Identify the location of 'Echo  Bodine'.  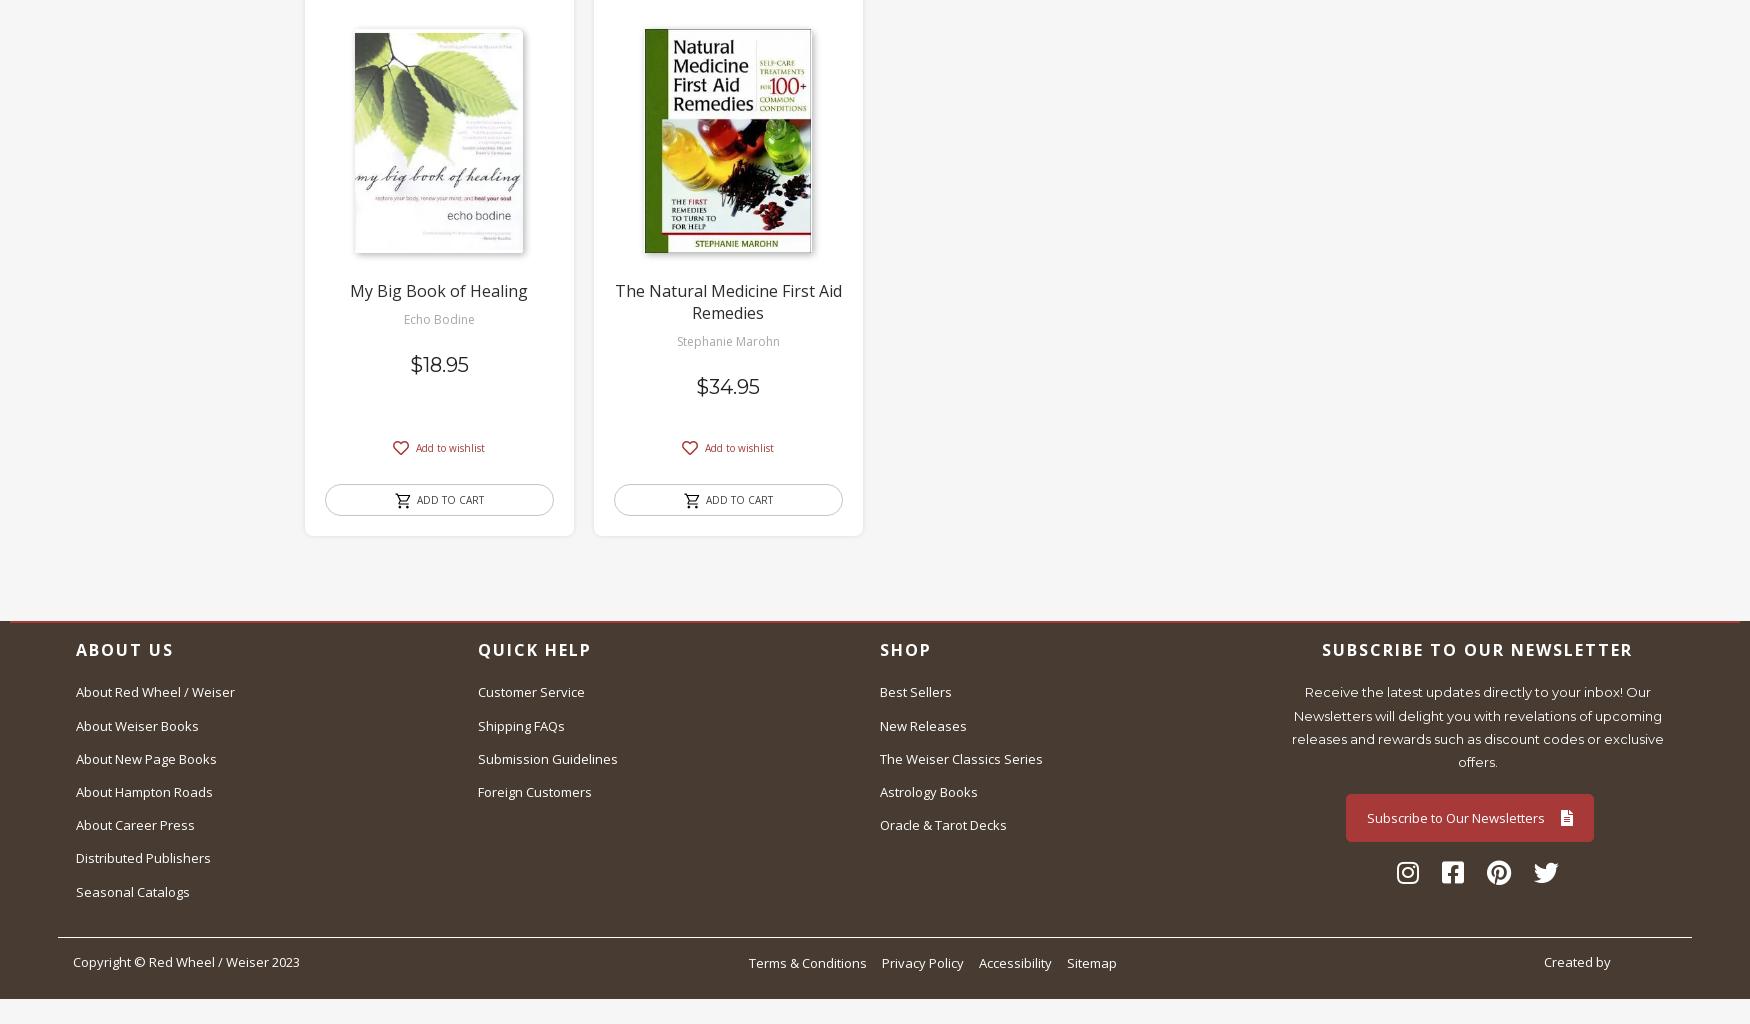
(438, 318).